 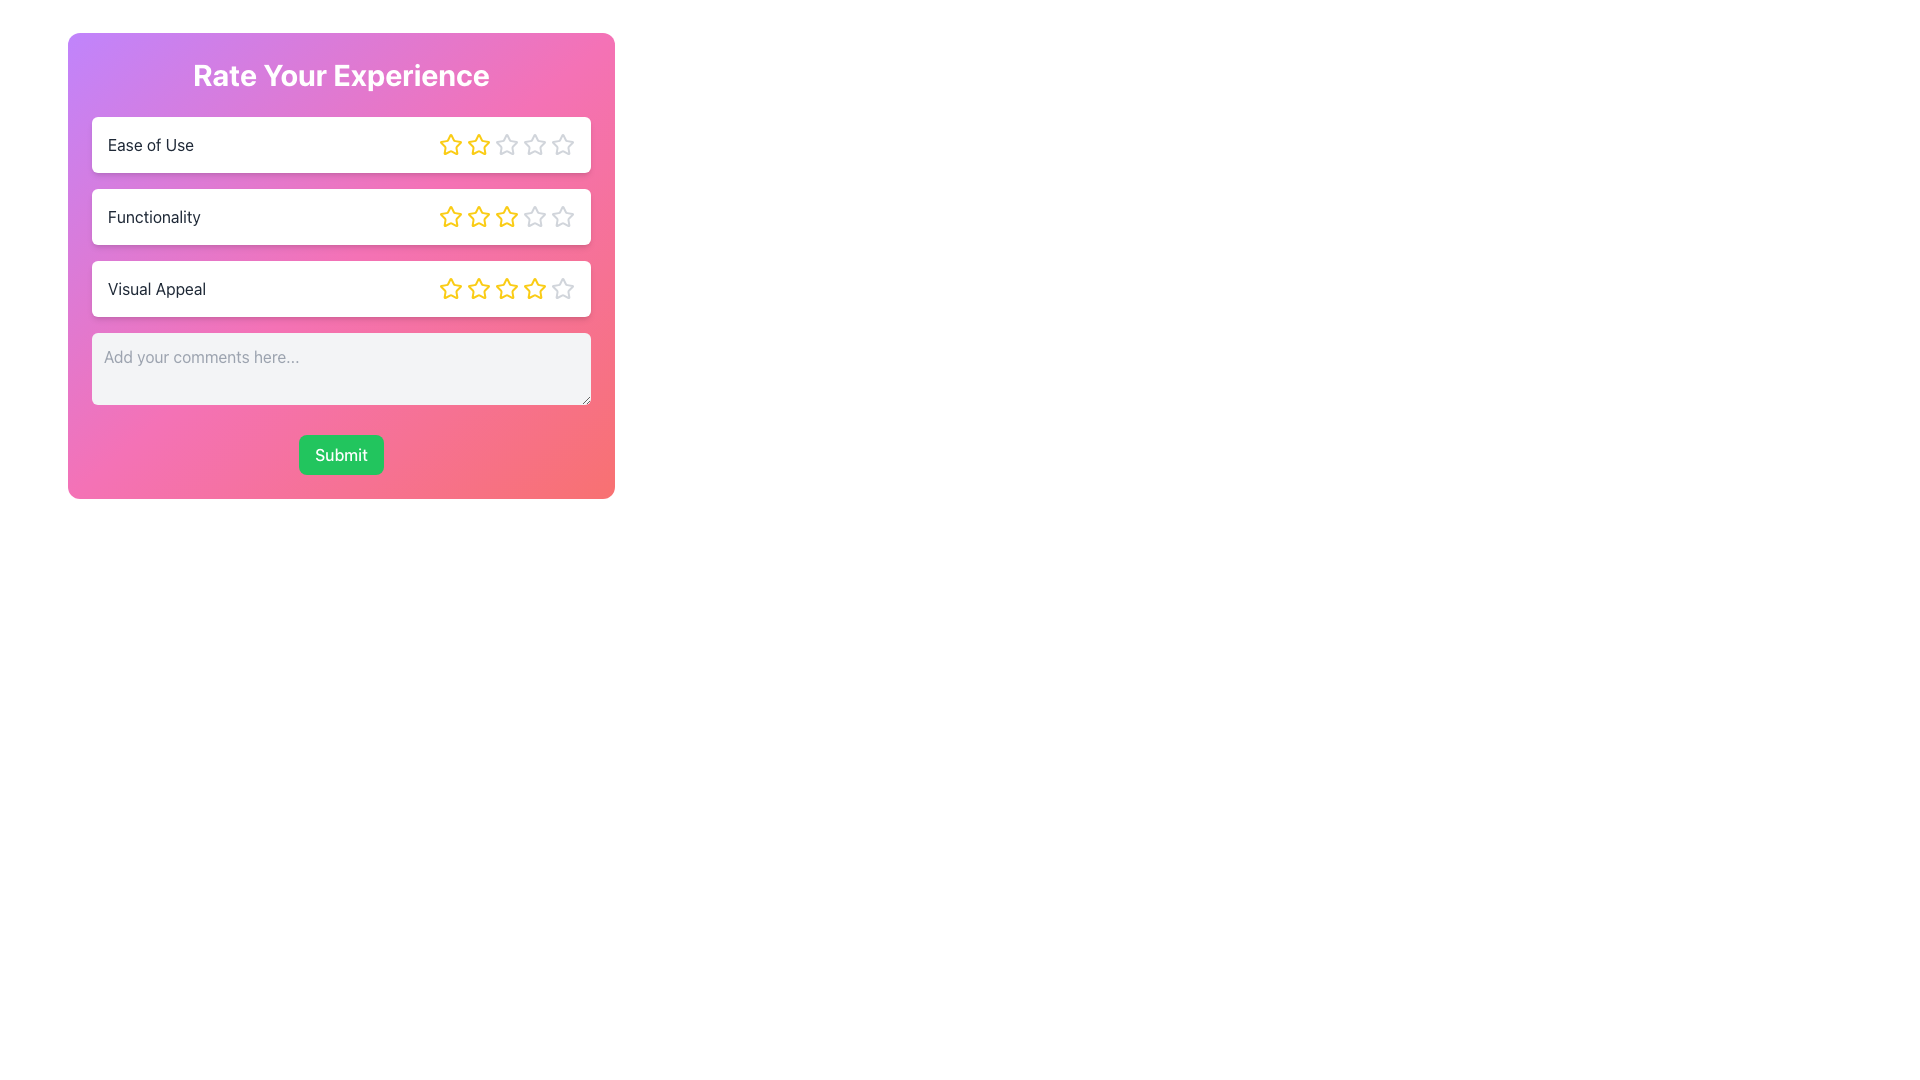 What do you see at coordinates (507, 143) in the screenshot?
I see `the fourth star-shaped graphical icon for rating purposes in the 'Ease of Use' section` at bounding box center [507, 143].